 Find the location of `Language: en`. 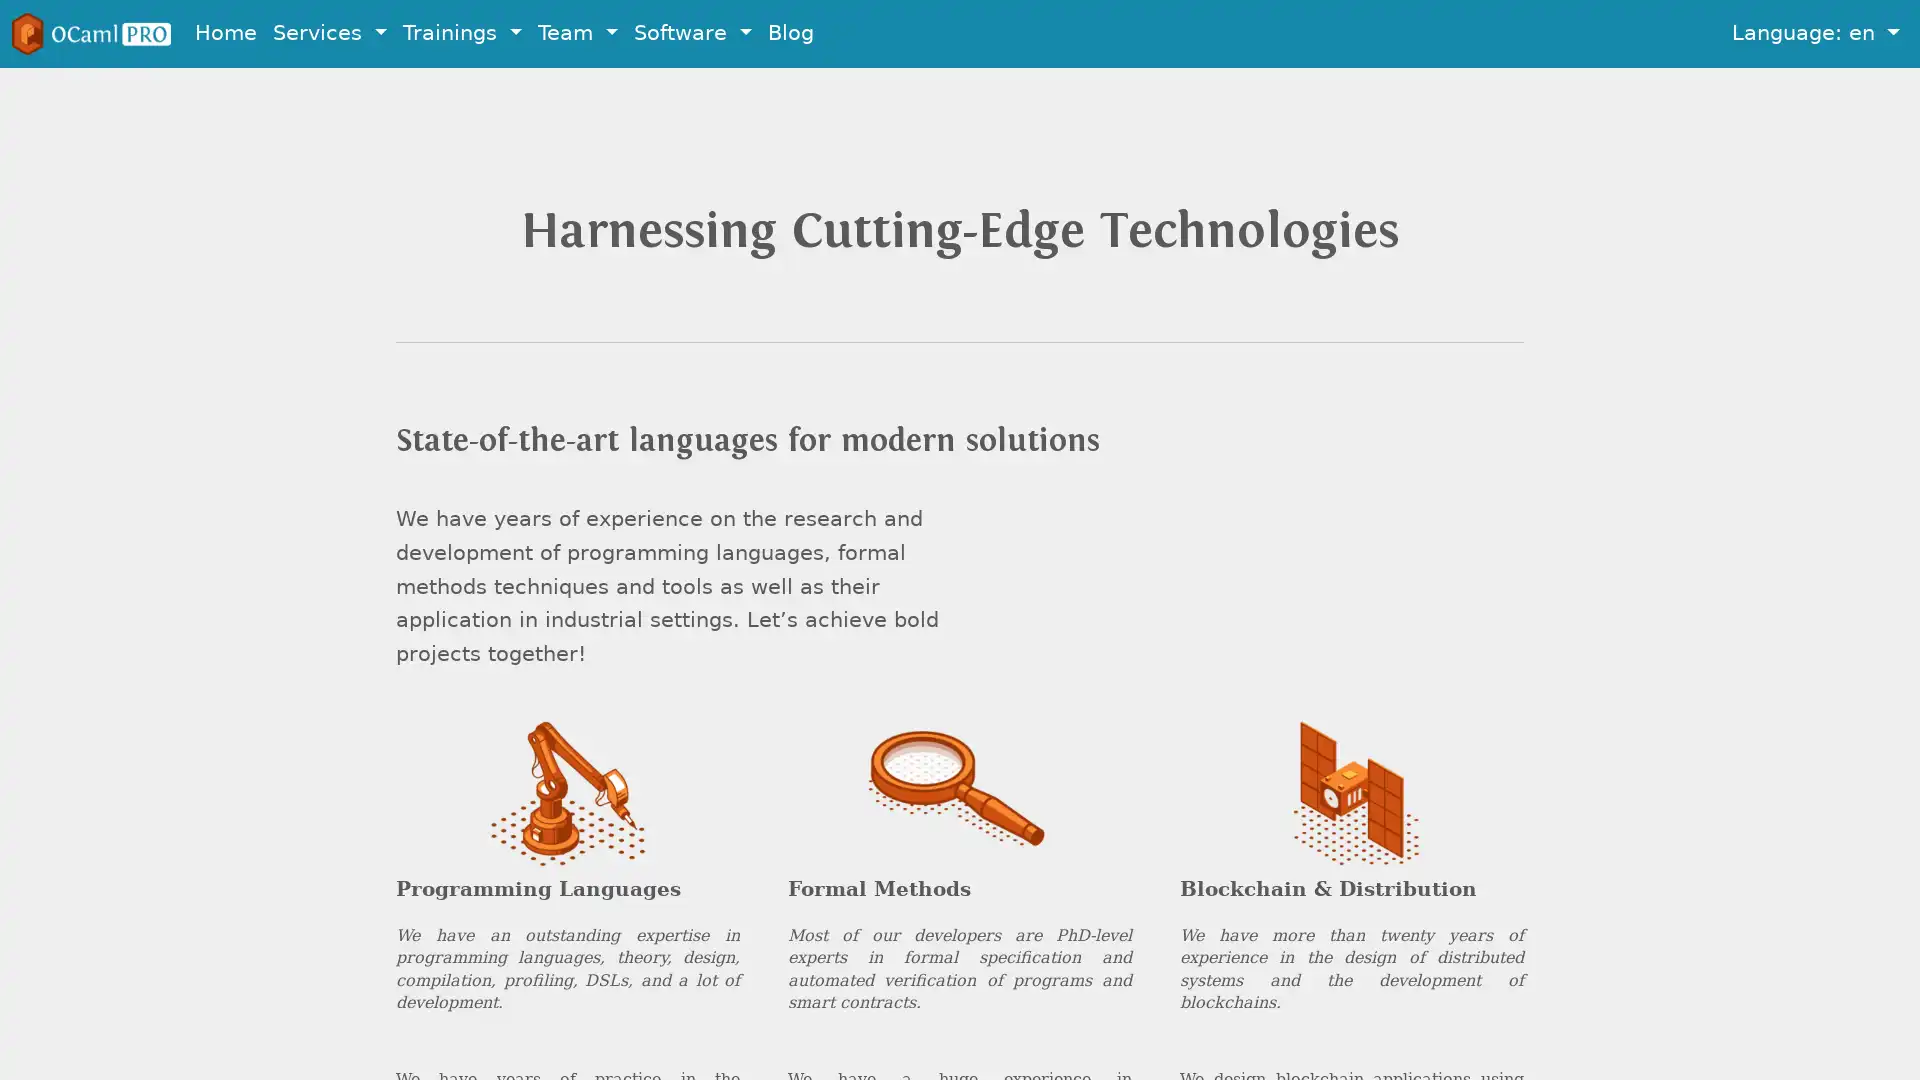

Language: en is located at coordinates (1815, 33).